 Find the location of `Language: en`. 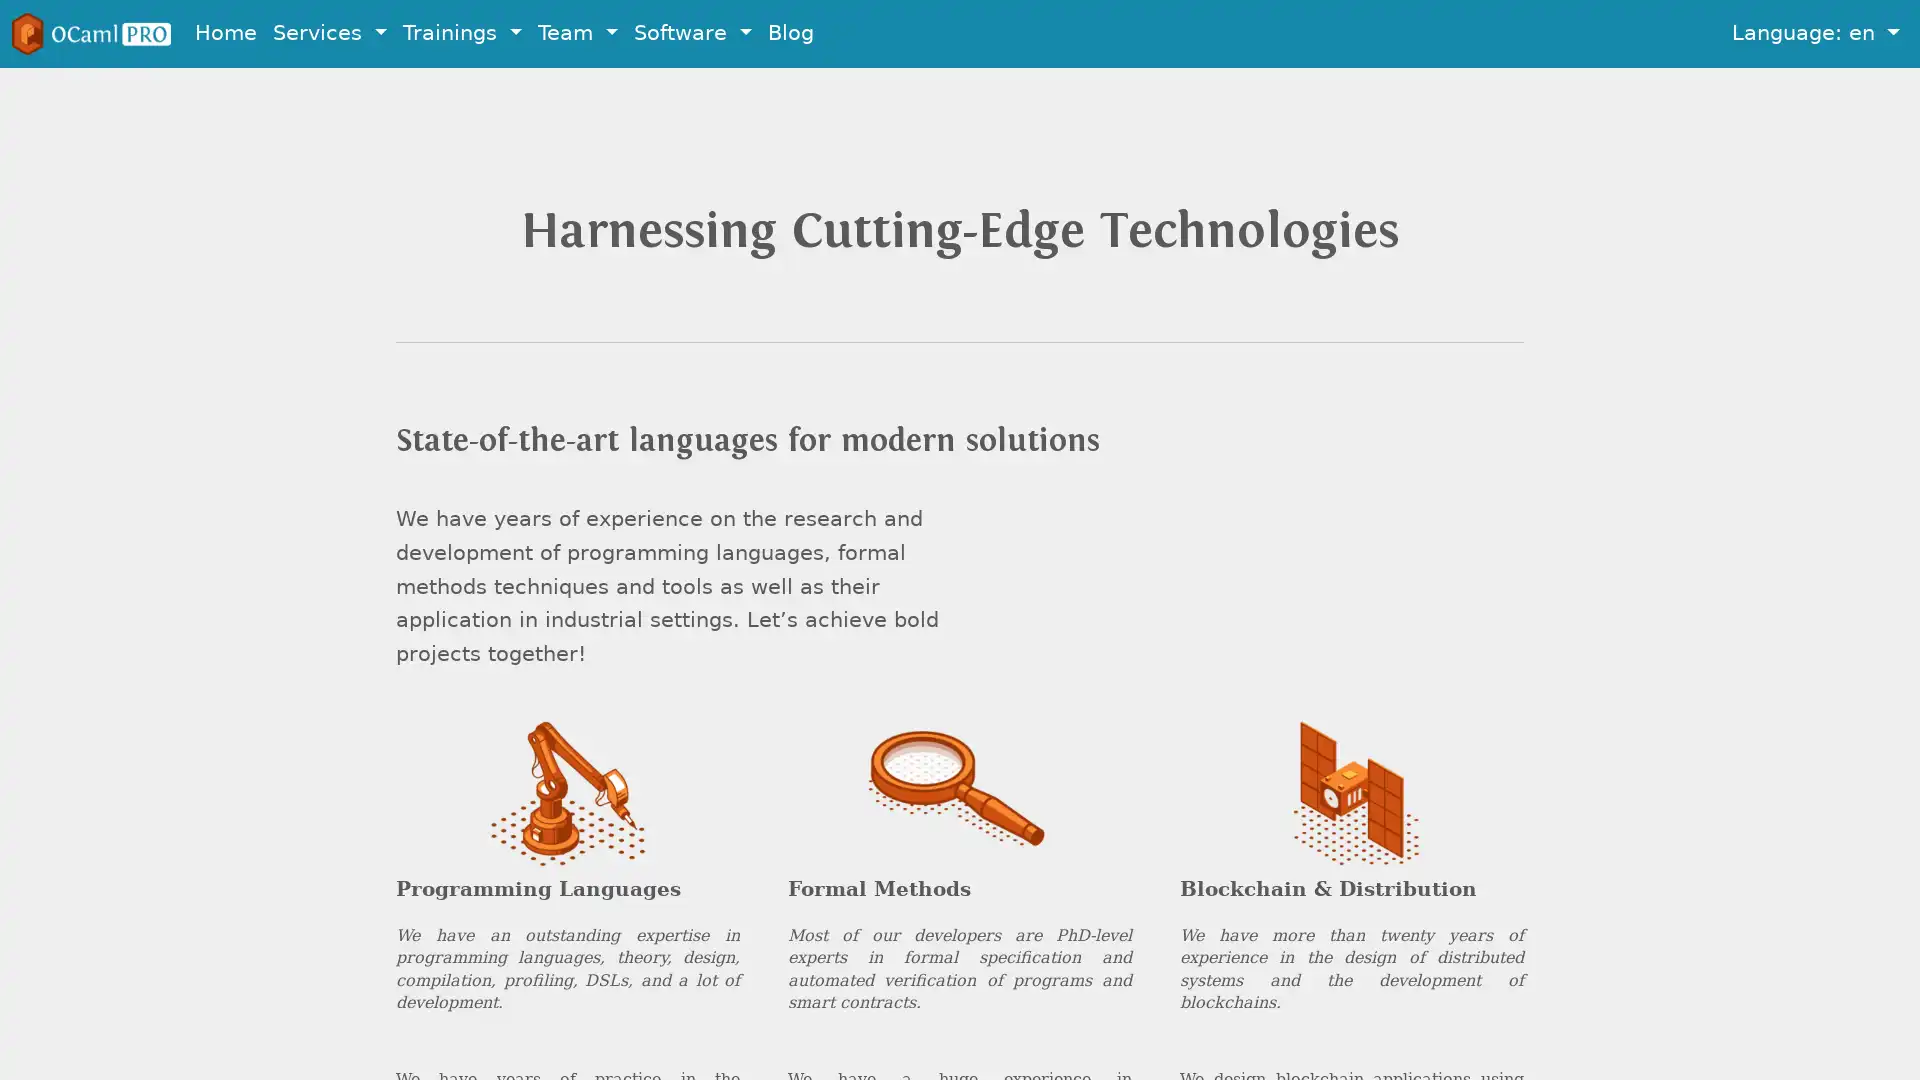

Language: en is located at coordinates (1815, 33).